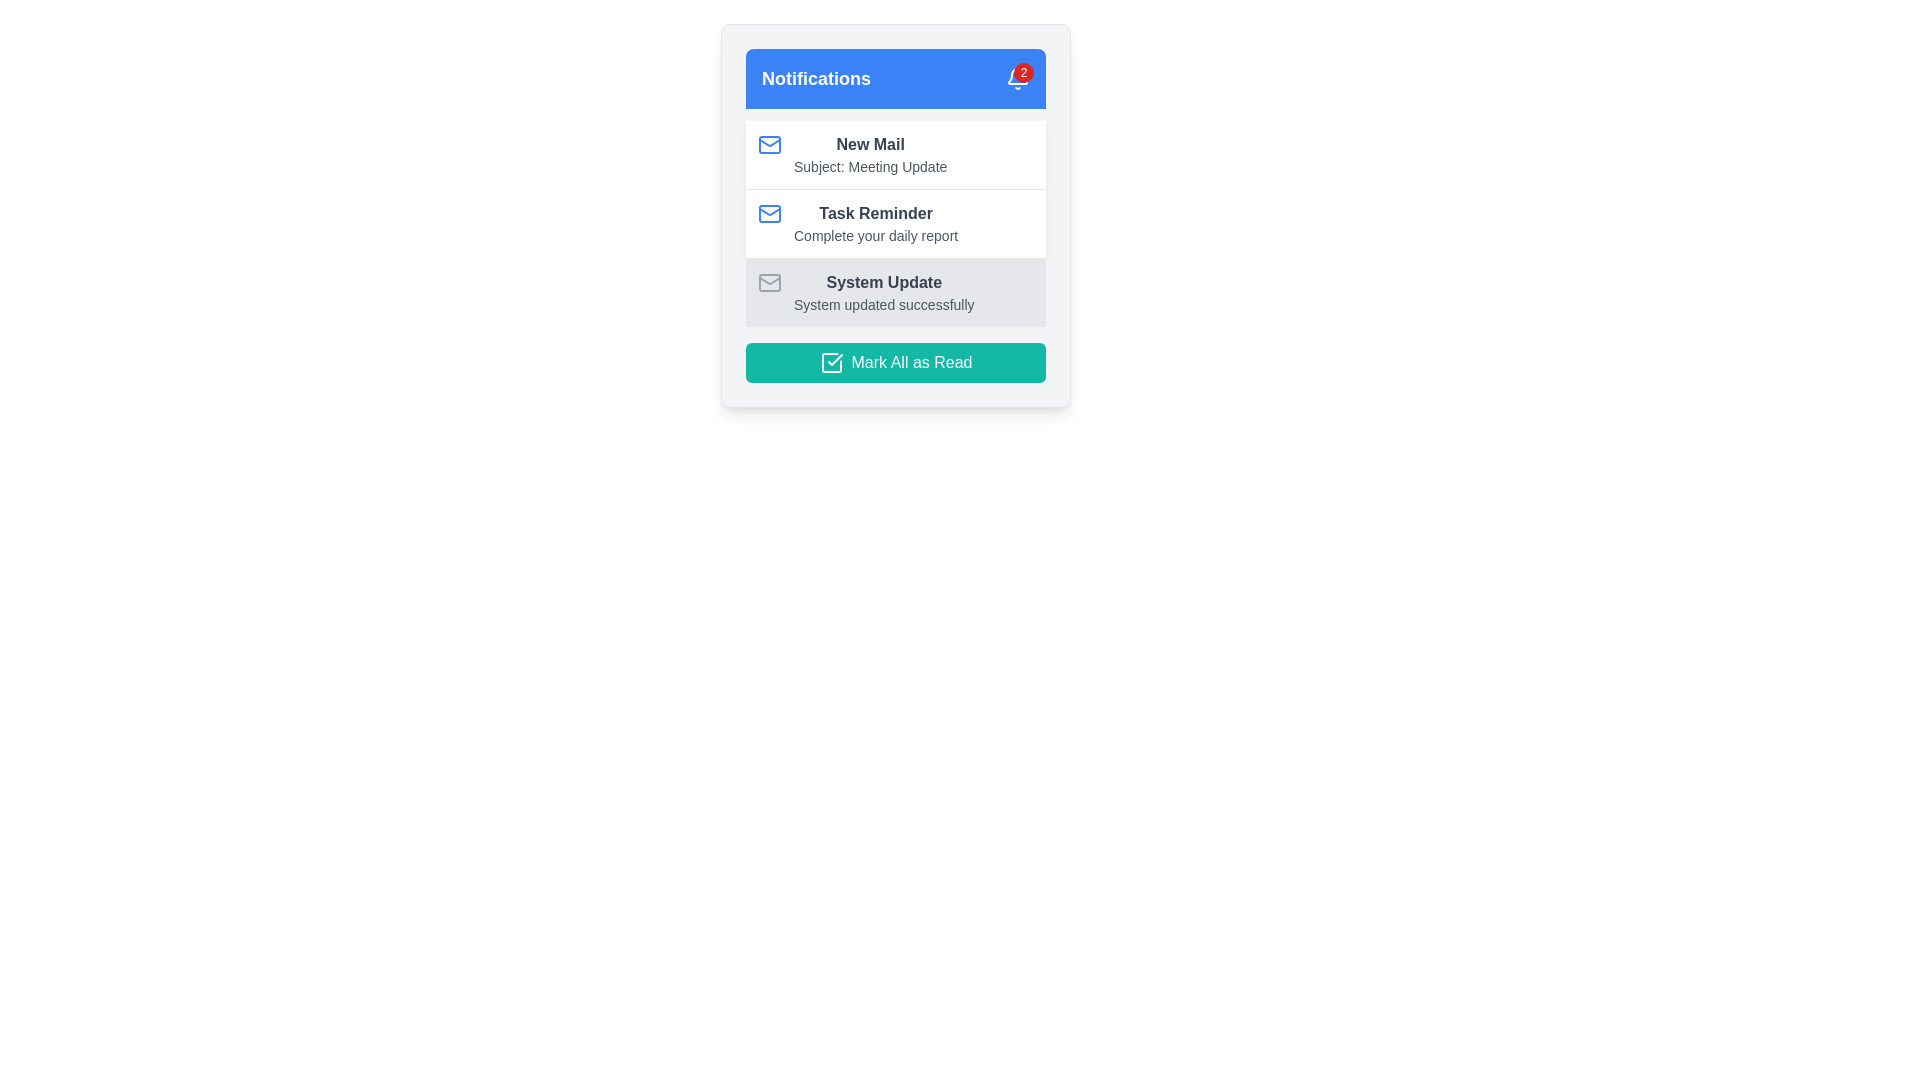  Describe the element at coordinates (768, 282) in the screenshot. I see `the email or messaging SVG icon associated with the 'System Update' notification` at that location.